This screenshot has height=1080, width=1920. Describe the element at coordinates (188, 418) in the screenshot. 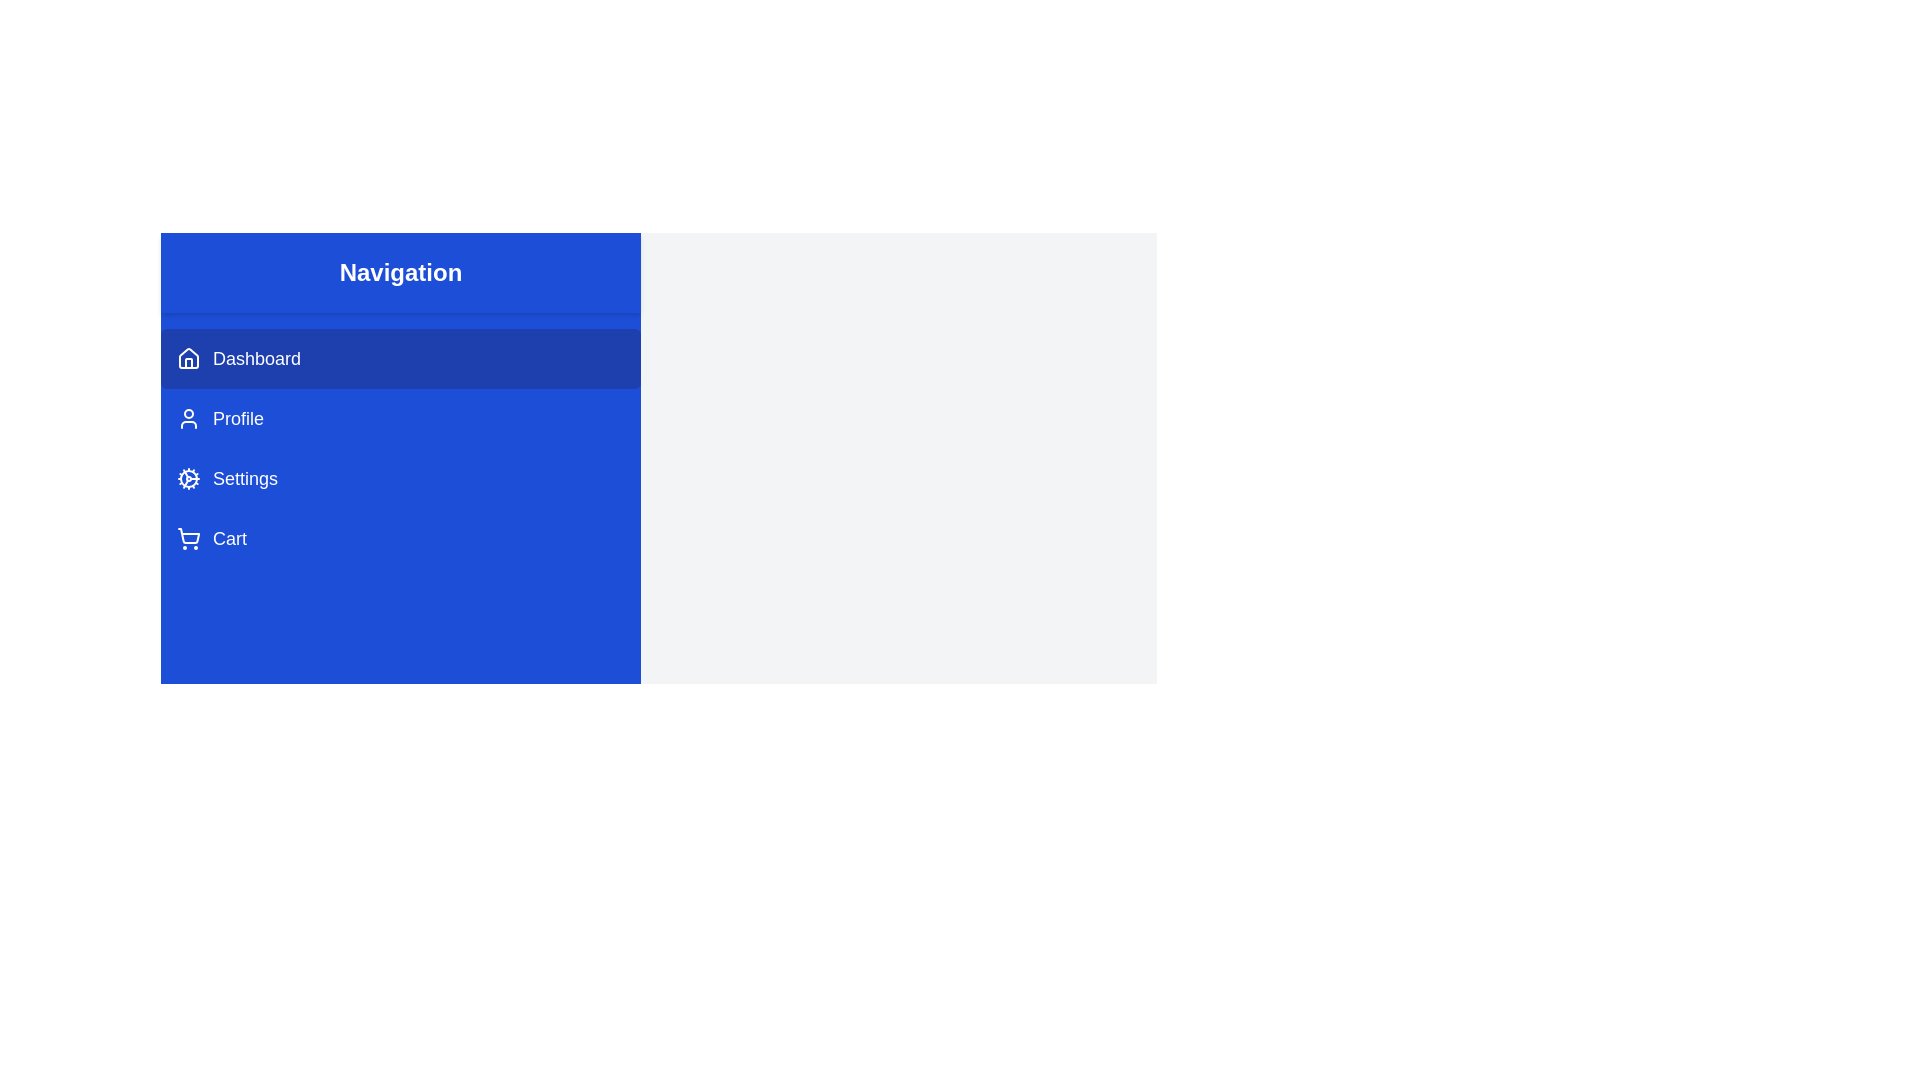

I see `the 'Profile' menu icon` at that location.